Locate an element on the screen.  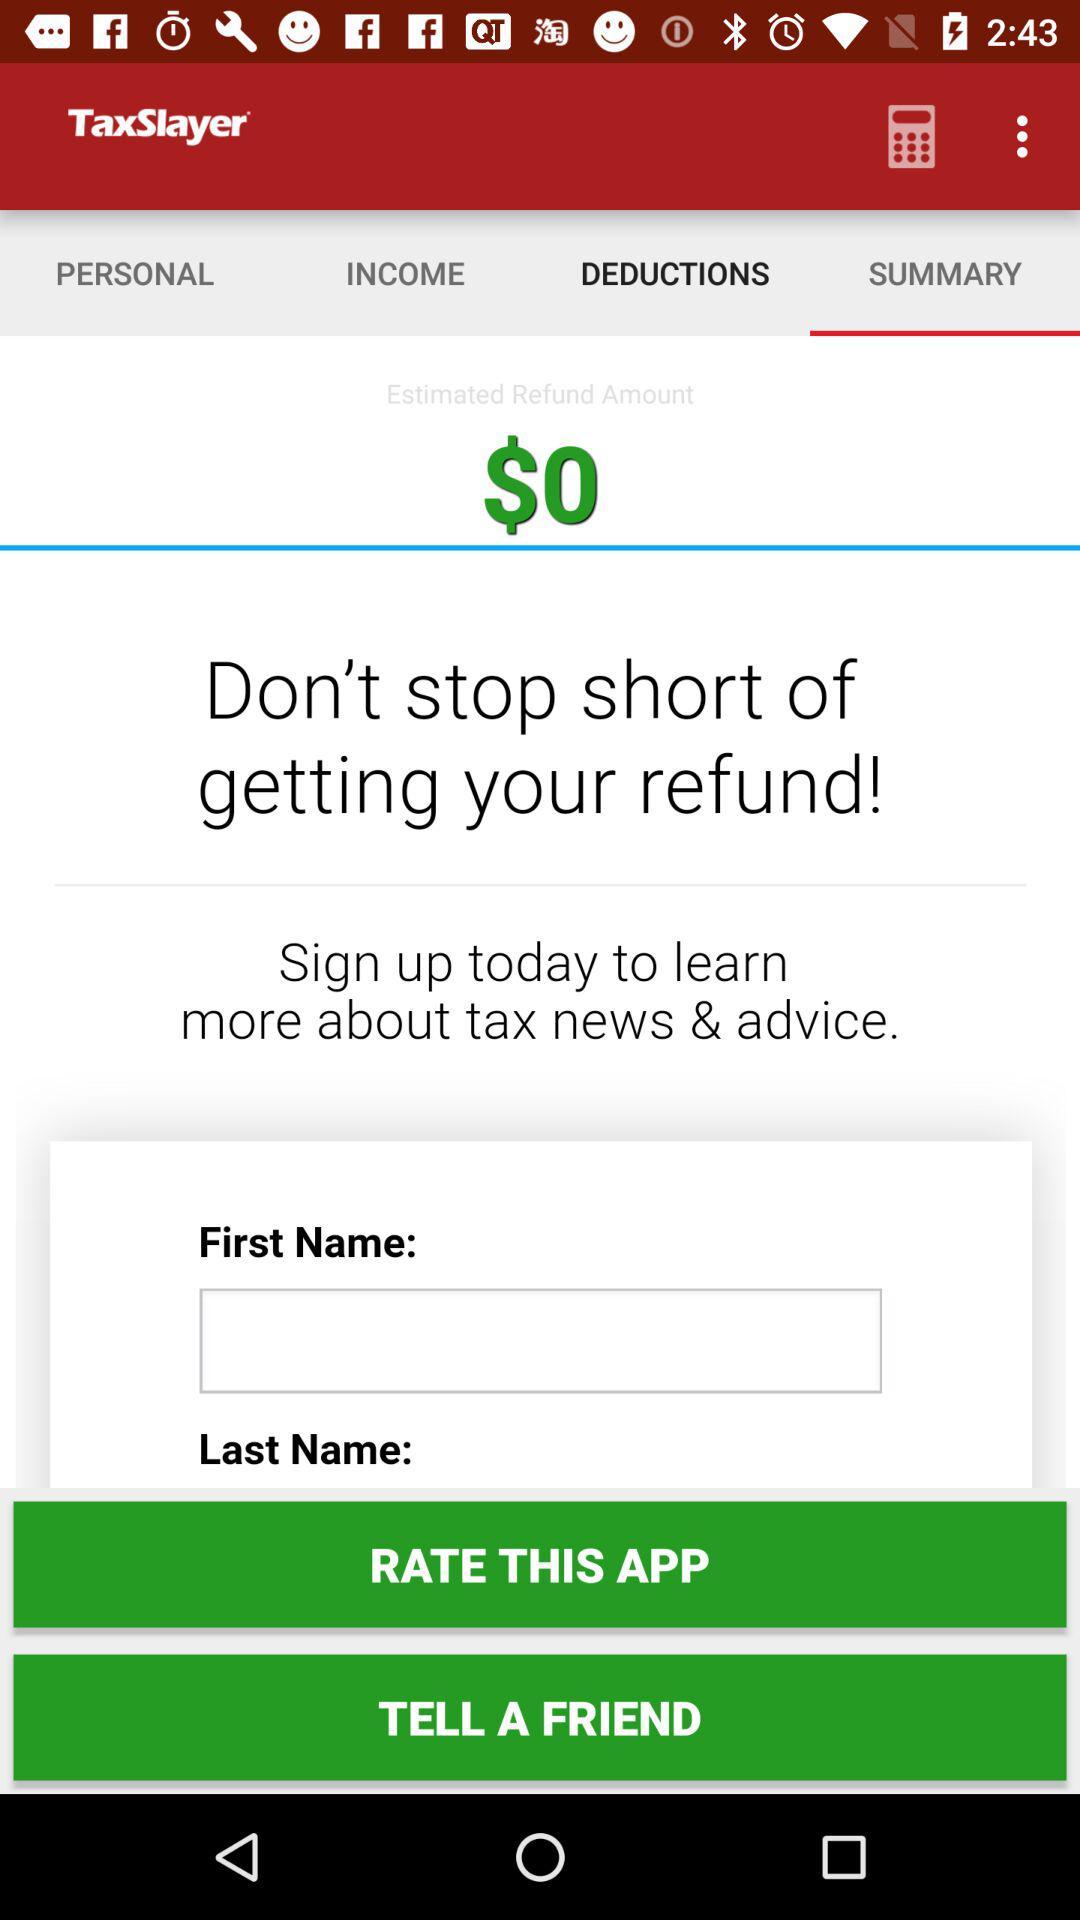
the icon above the summary item is located at coordinates (1027, 135).